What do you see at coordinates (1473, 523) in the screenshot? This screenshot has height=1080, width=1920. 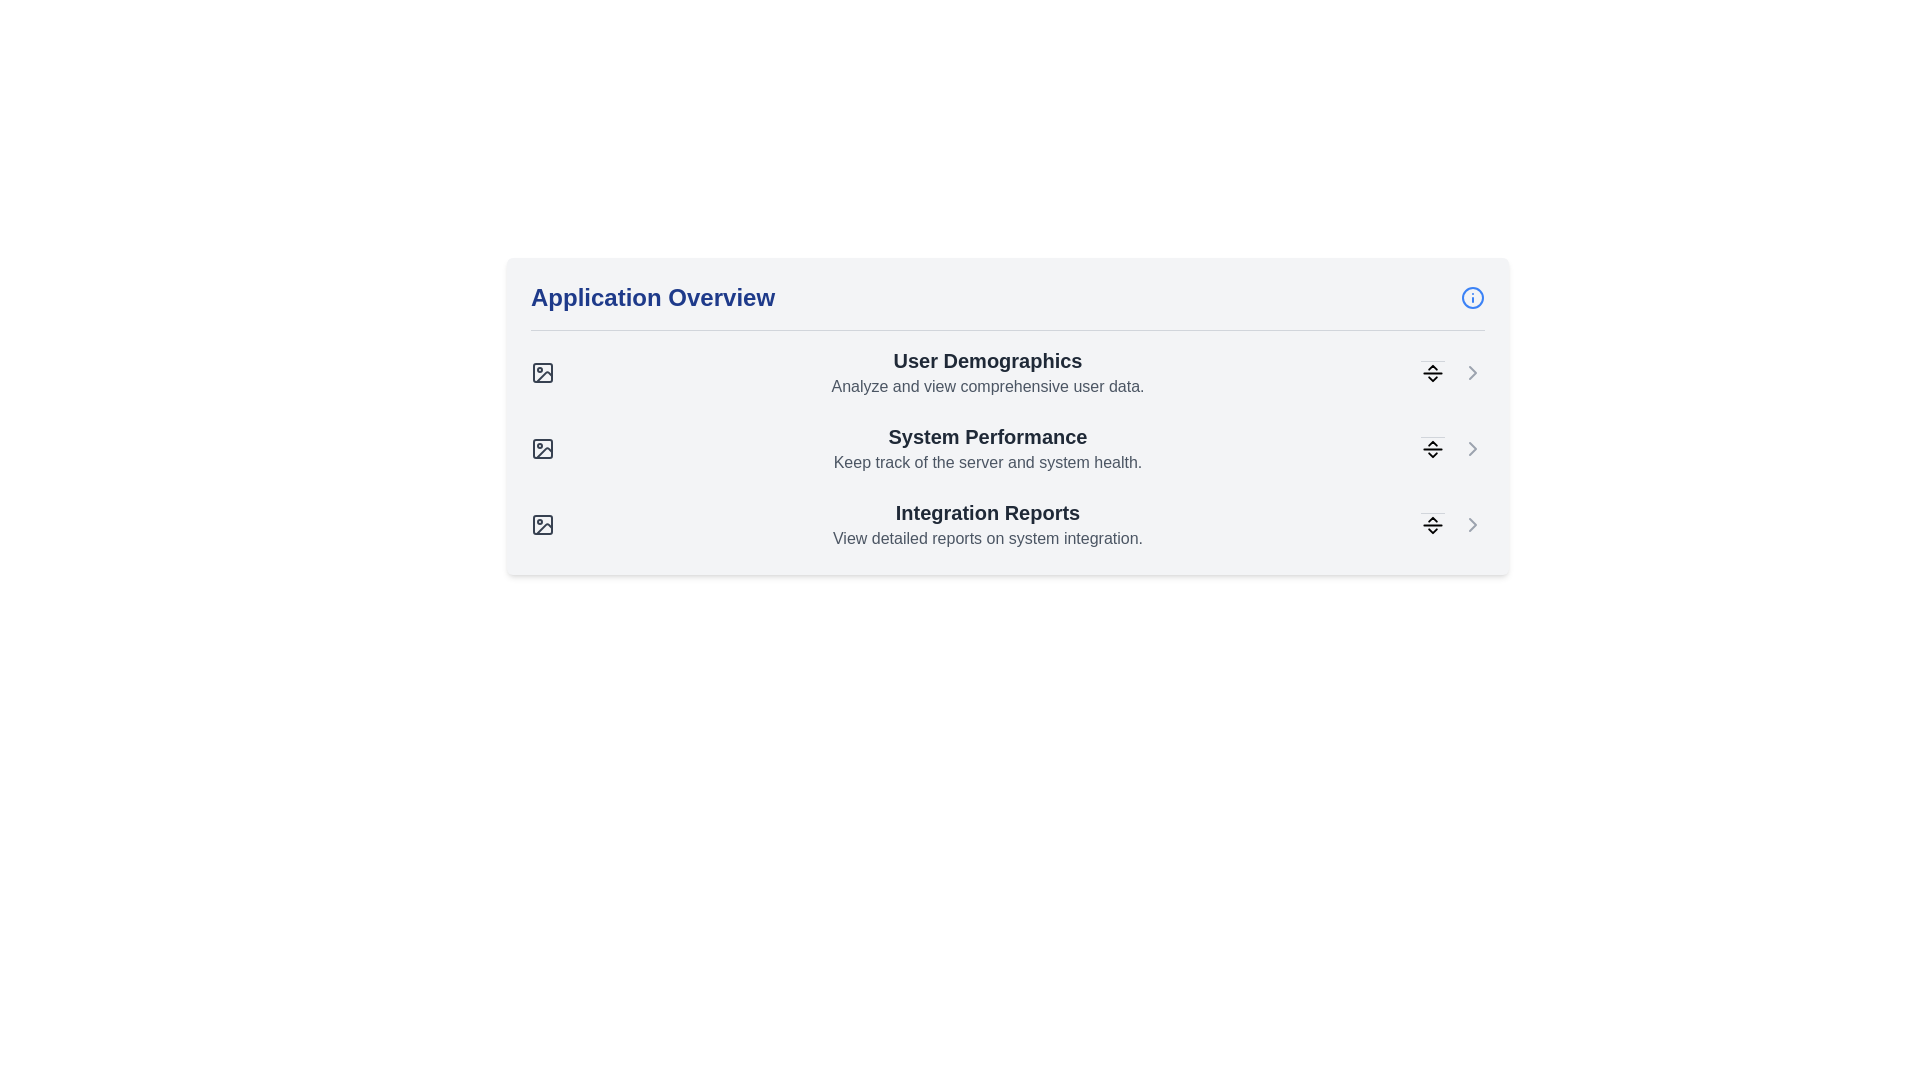 I see `the Chevron icon located at the far right of the 'Integration Reports' section` at bounding box center [1473, 523].